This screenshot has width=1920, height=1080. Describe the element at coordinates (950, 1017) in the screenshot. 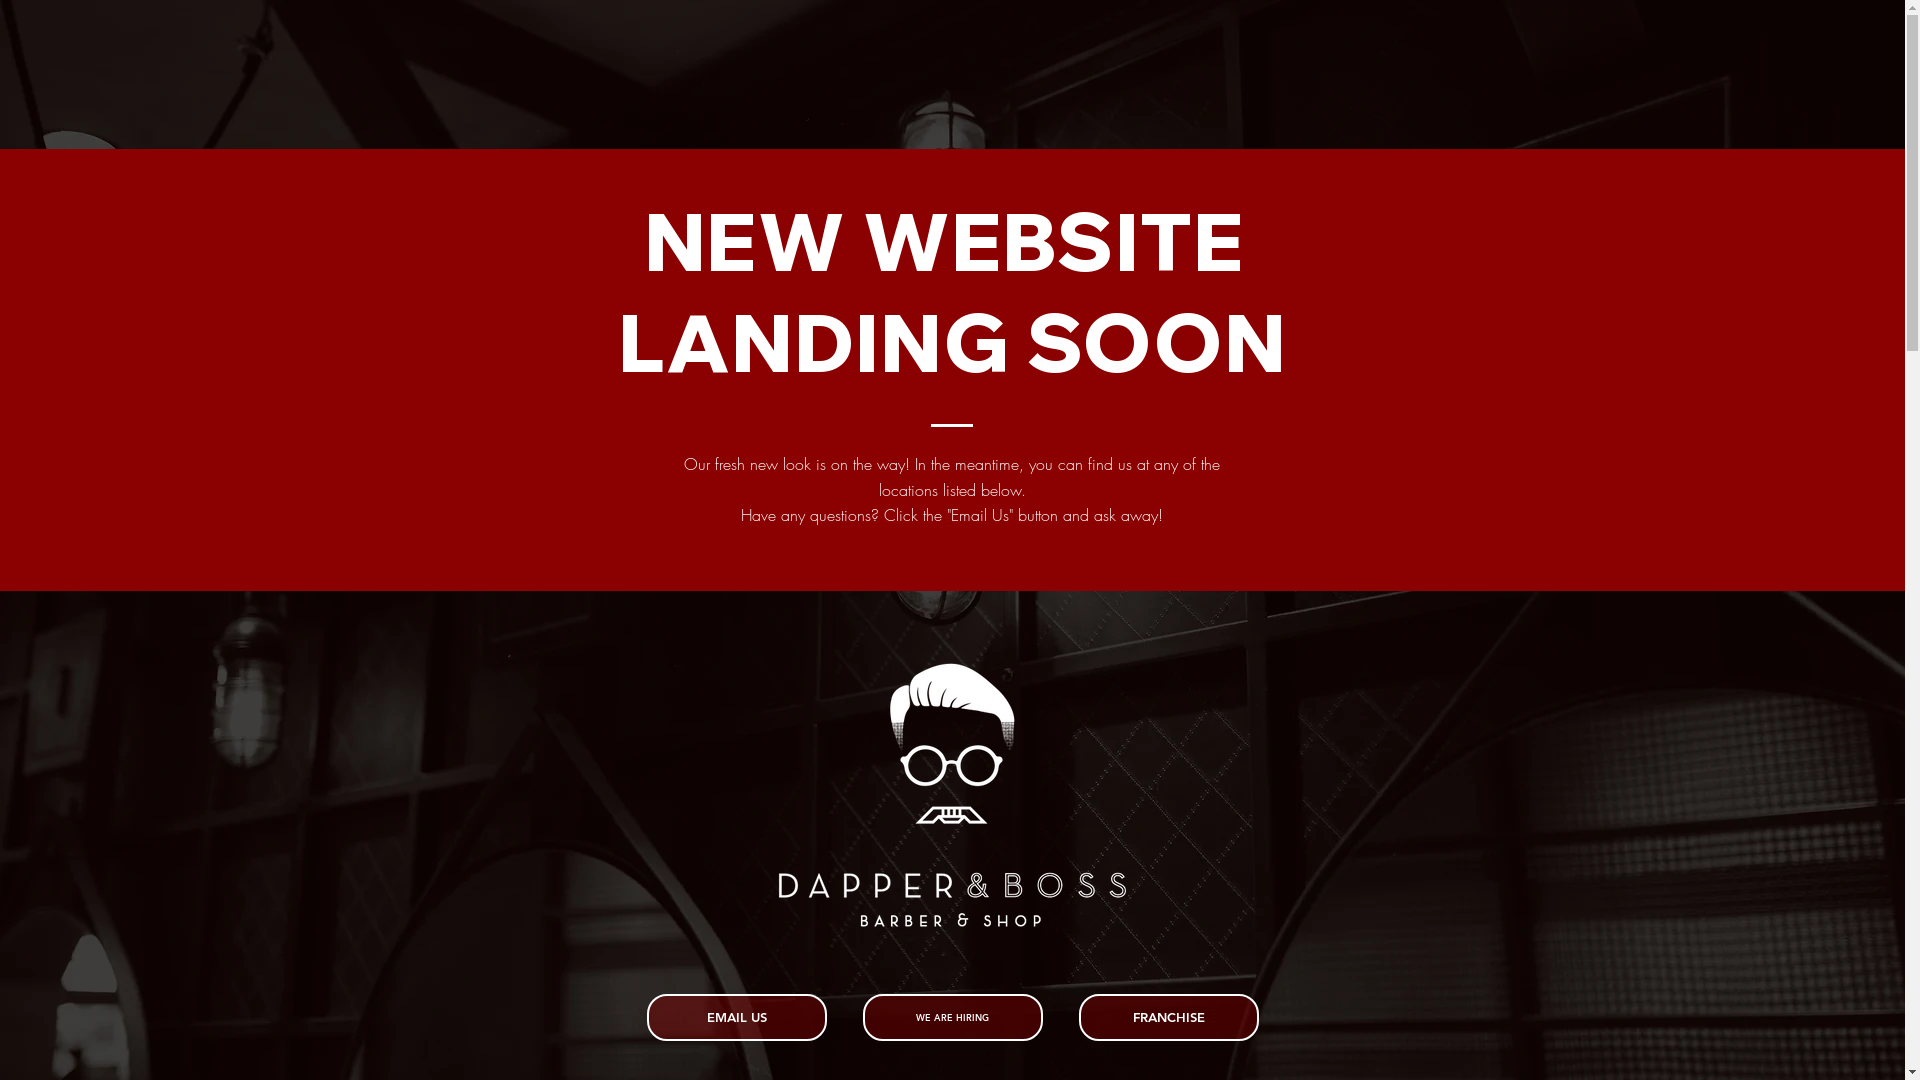

I see `'WE ARE HIRING'` at that location.